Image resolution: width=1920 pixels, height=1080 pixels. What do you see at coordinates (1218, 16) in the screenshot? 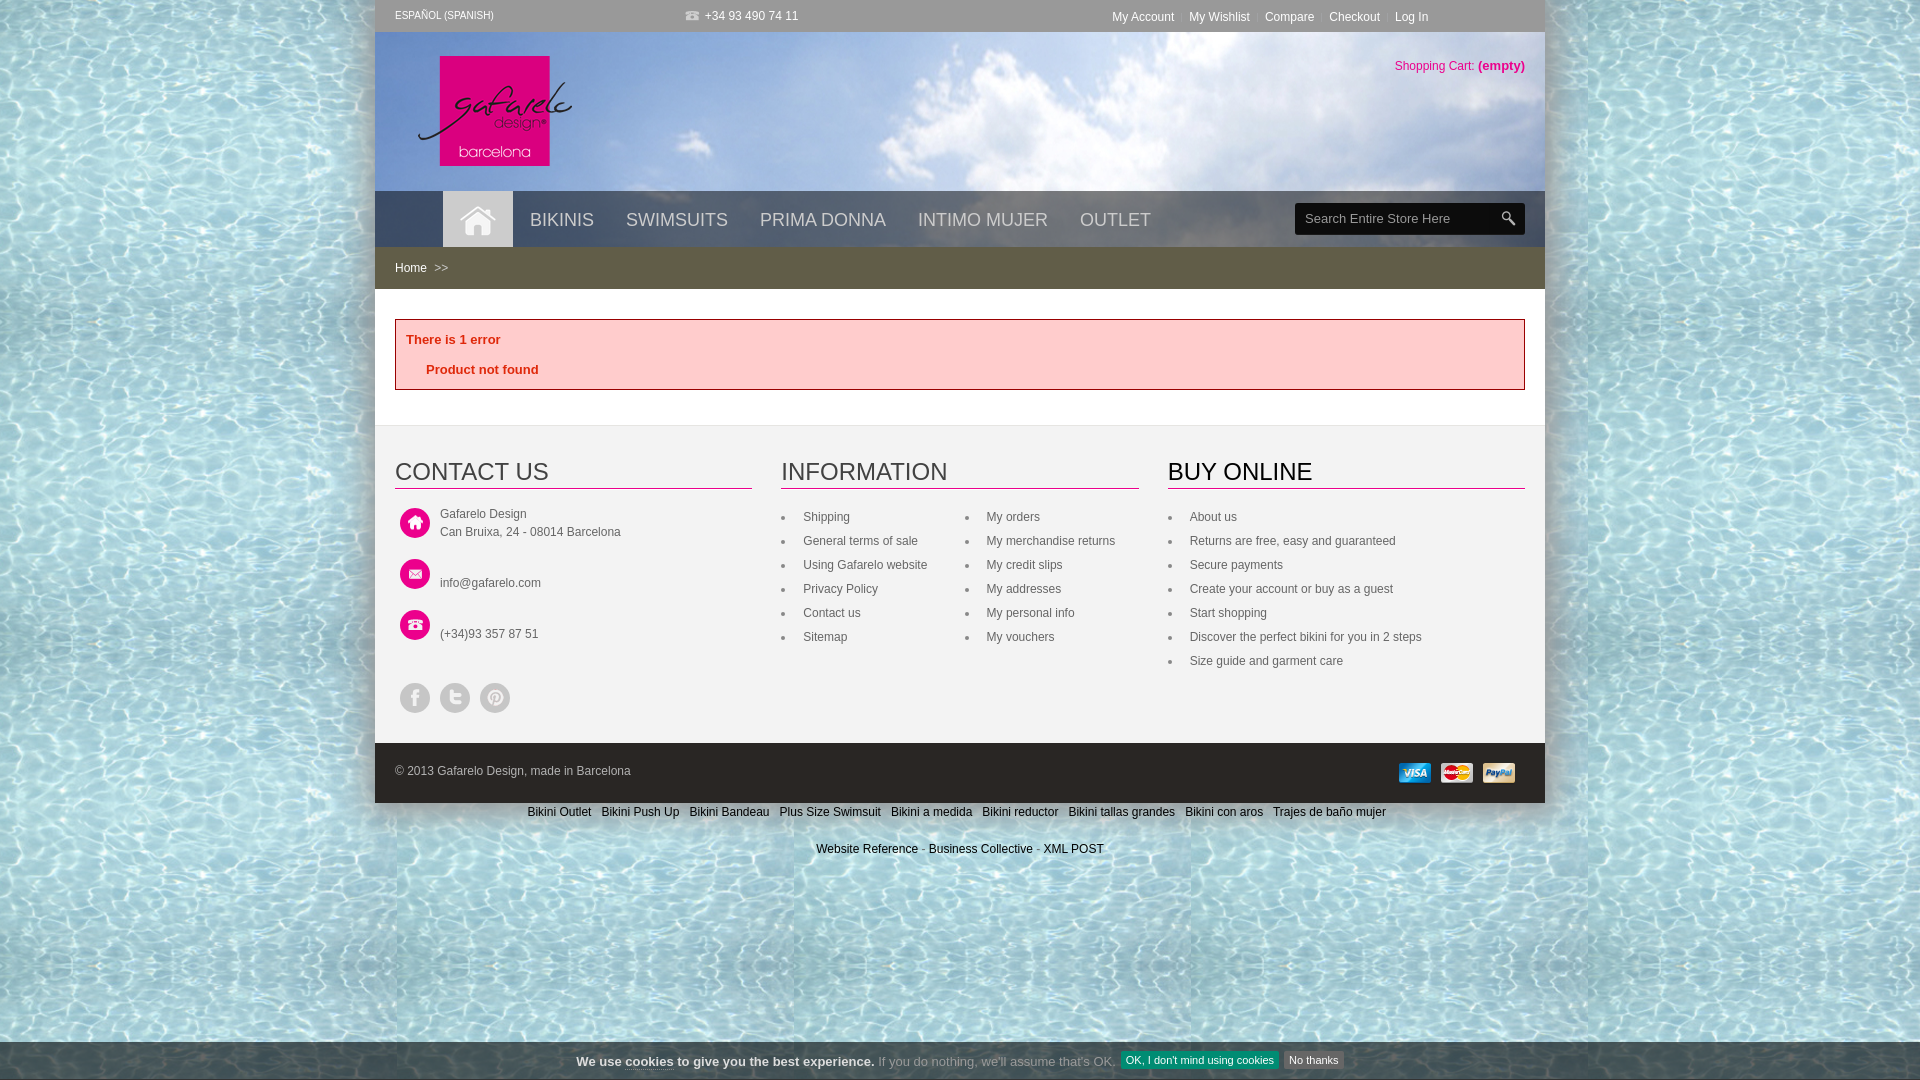
I see `'My Wishlist'` at bounding box center [1218, 16].